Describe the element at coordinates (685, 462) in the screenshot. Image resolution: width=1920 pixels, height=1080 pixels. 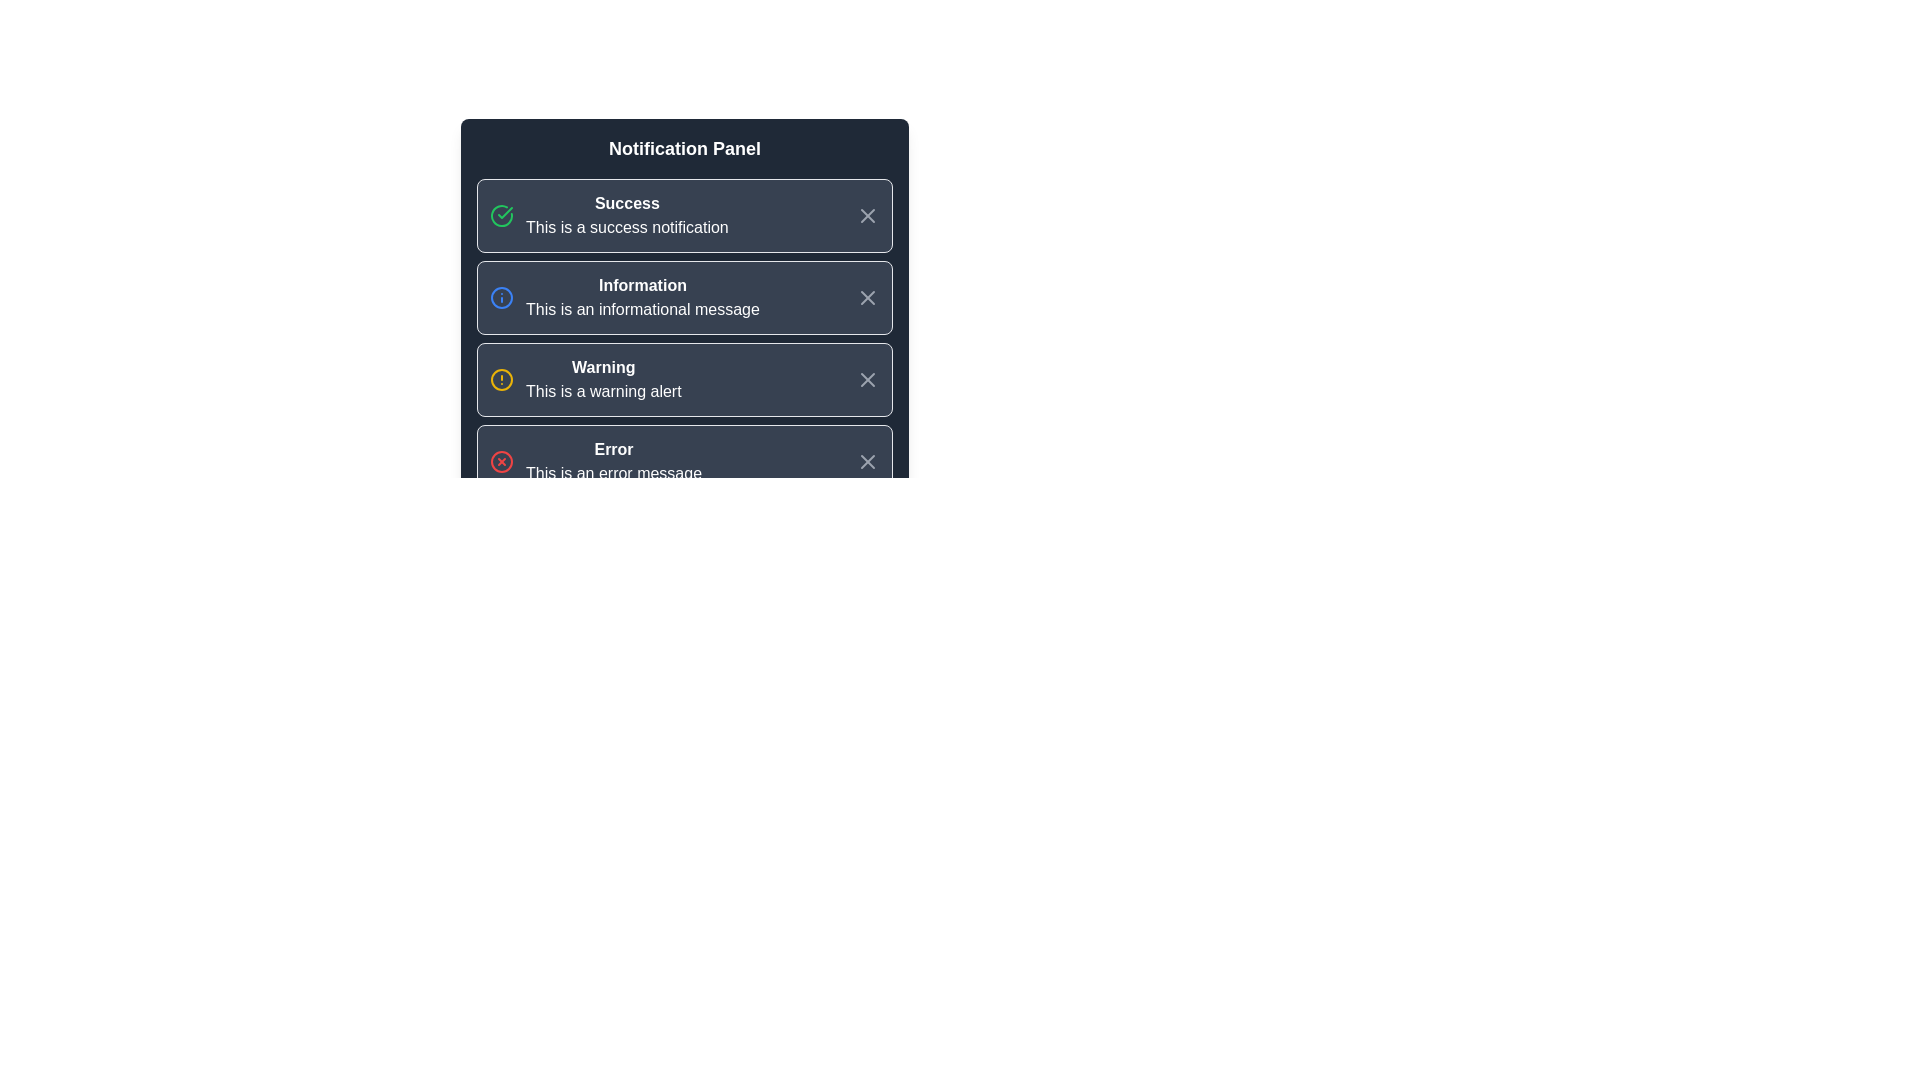
I see `the close button on the right of the fourth notification box with a dark gray background and a red cross icon indicating an error` at that location.